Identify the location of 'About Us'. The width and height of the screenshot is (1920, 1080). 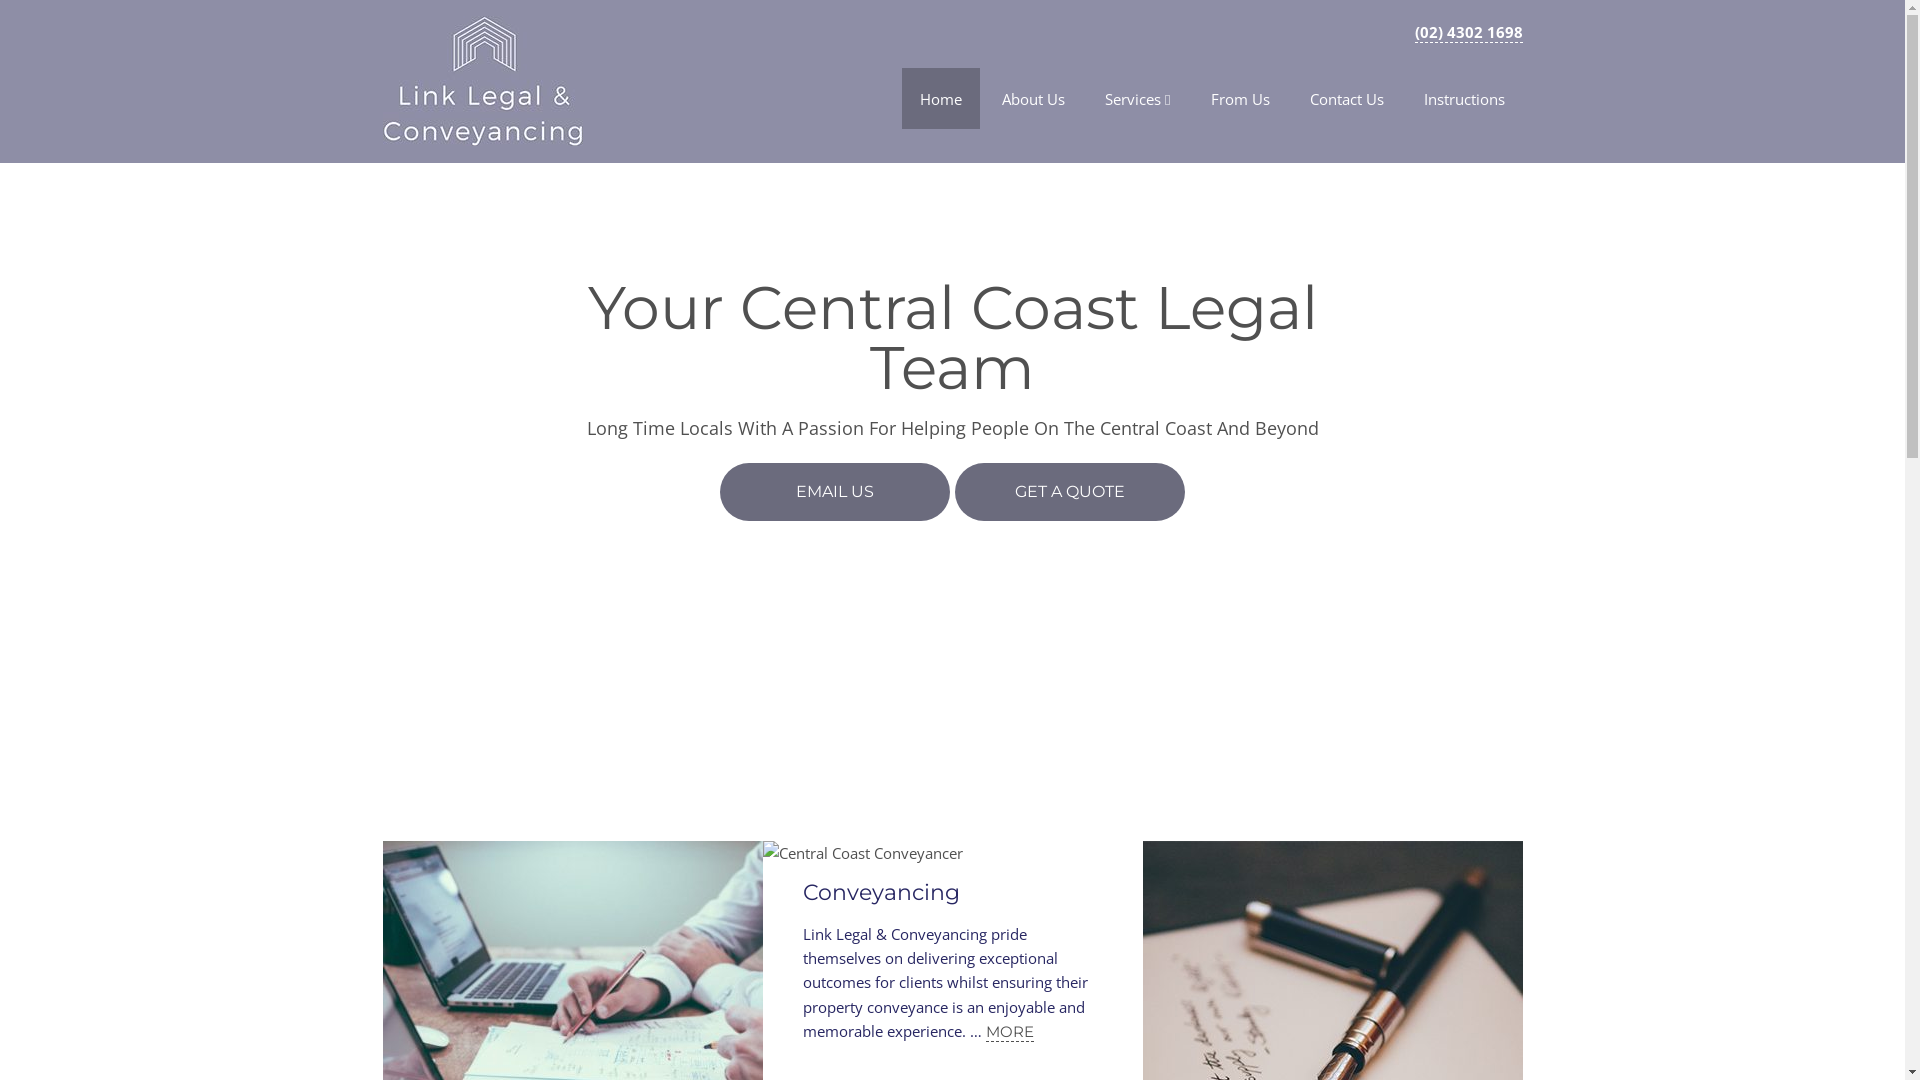
(1033, 98).